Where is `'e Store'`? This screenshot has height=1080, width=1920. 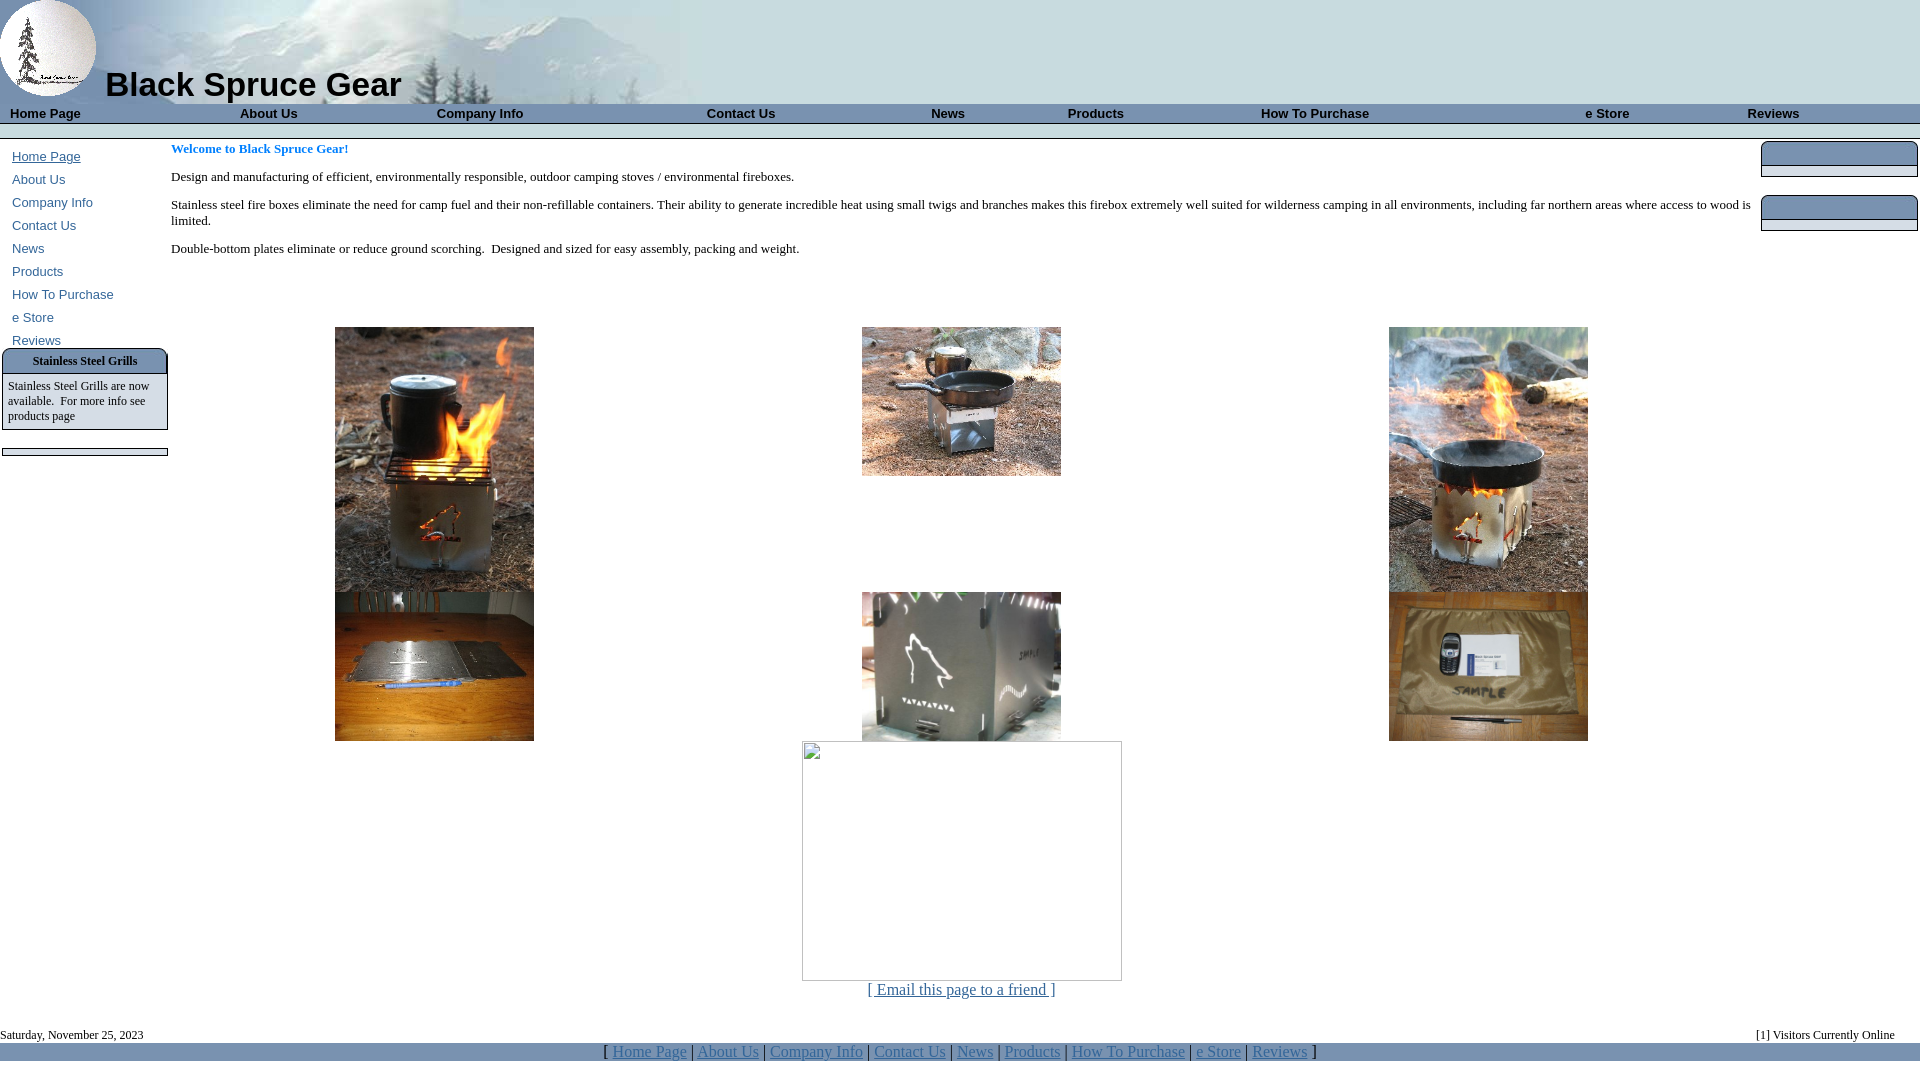 'e Store' is located at coordinates (1583, 113).